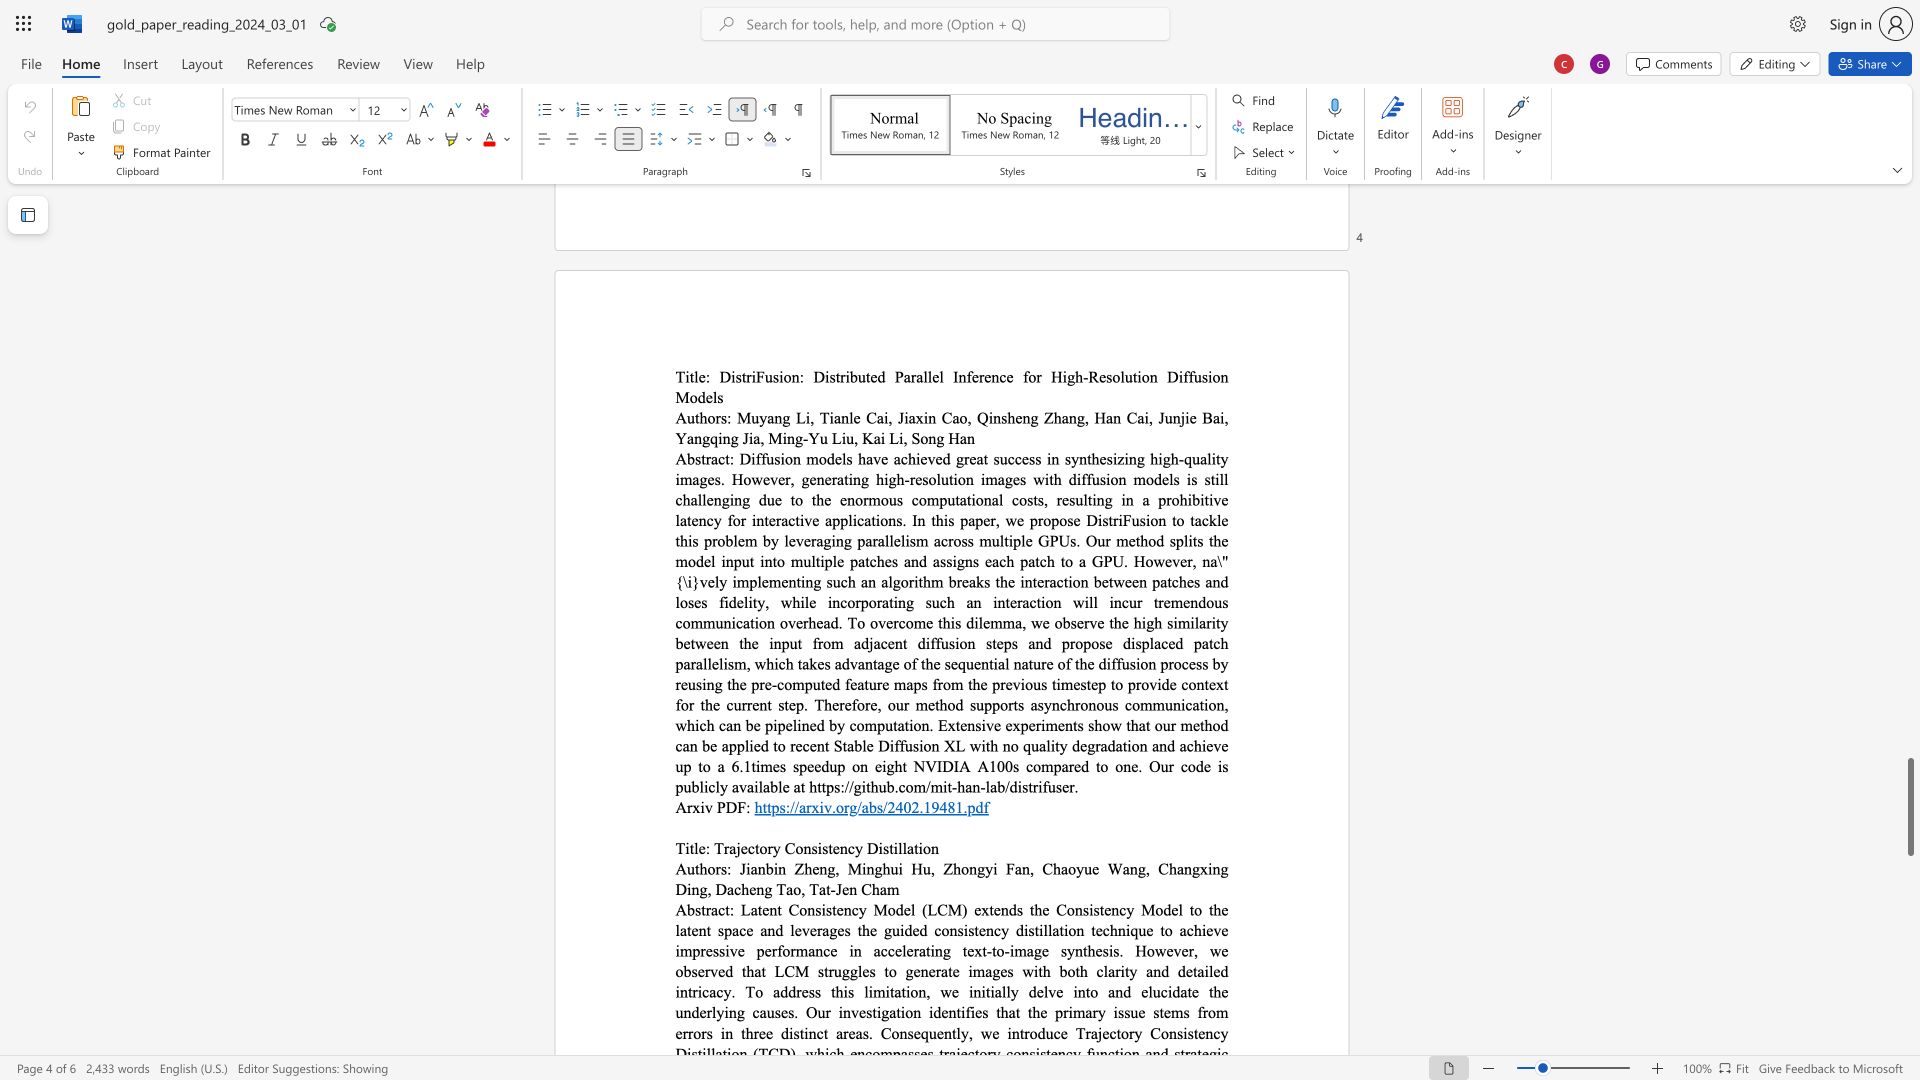  I want to click on the page's right scrollbar for upward movement, so click(1909, 489).